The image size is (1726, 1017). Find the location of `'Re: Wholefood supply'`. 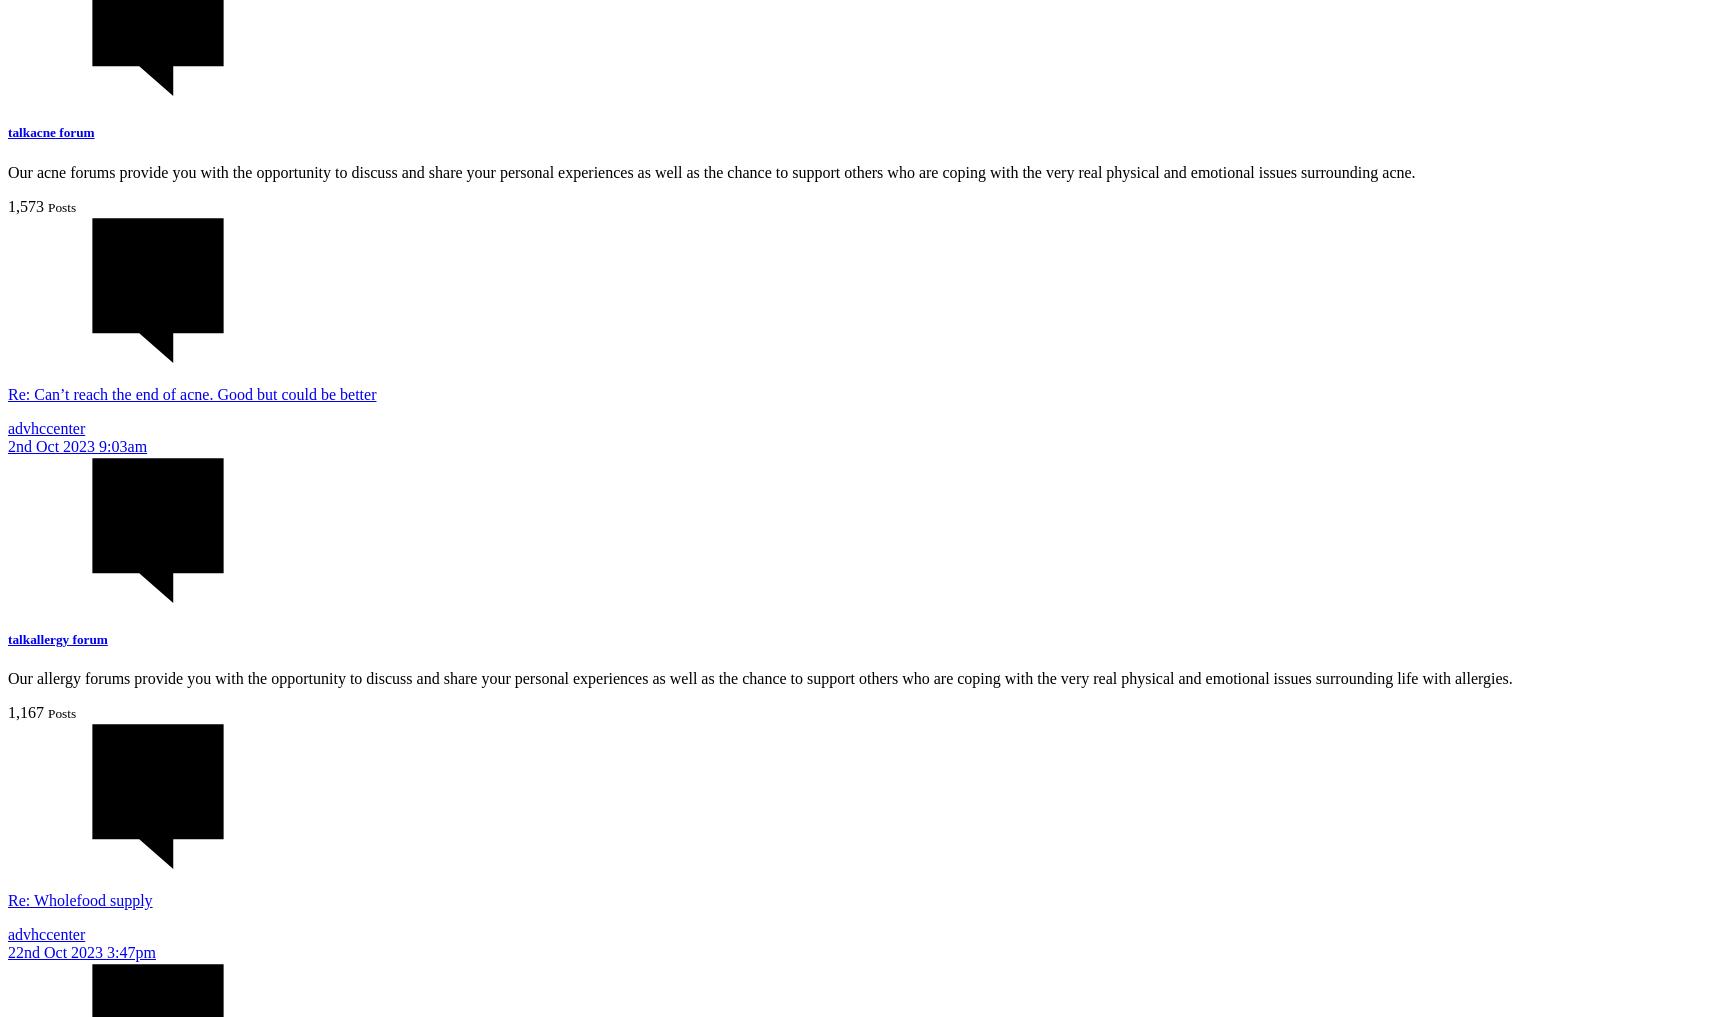

'Re: Wholefood supply' is located at coordinates (79, 899).